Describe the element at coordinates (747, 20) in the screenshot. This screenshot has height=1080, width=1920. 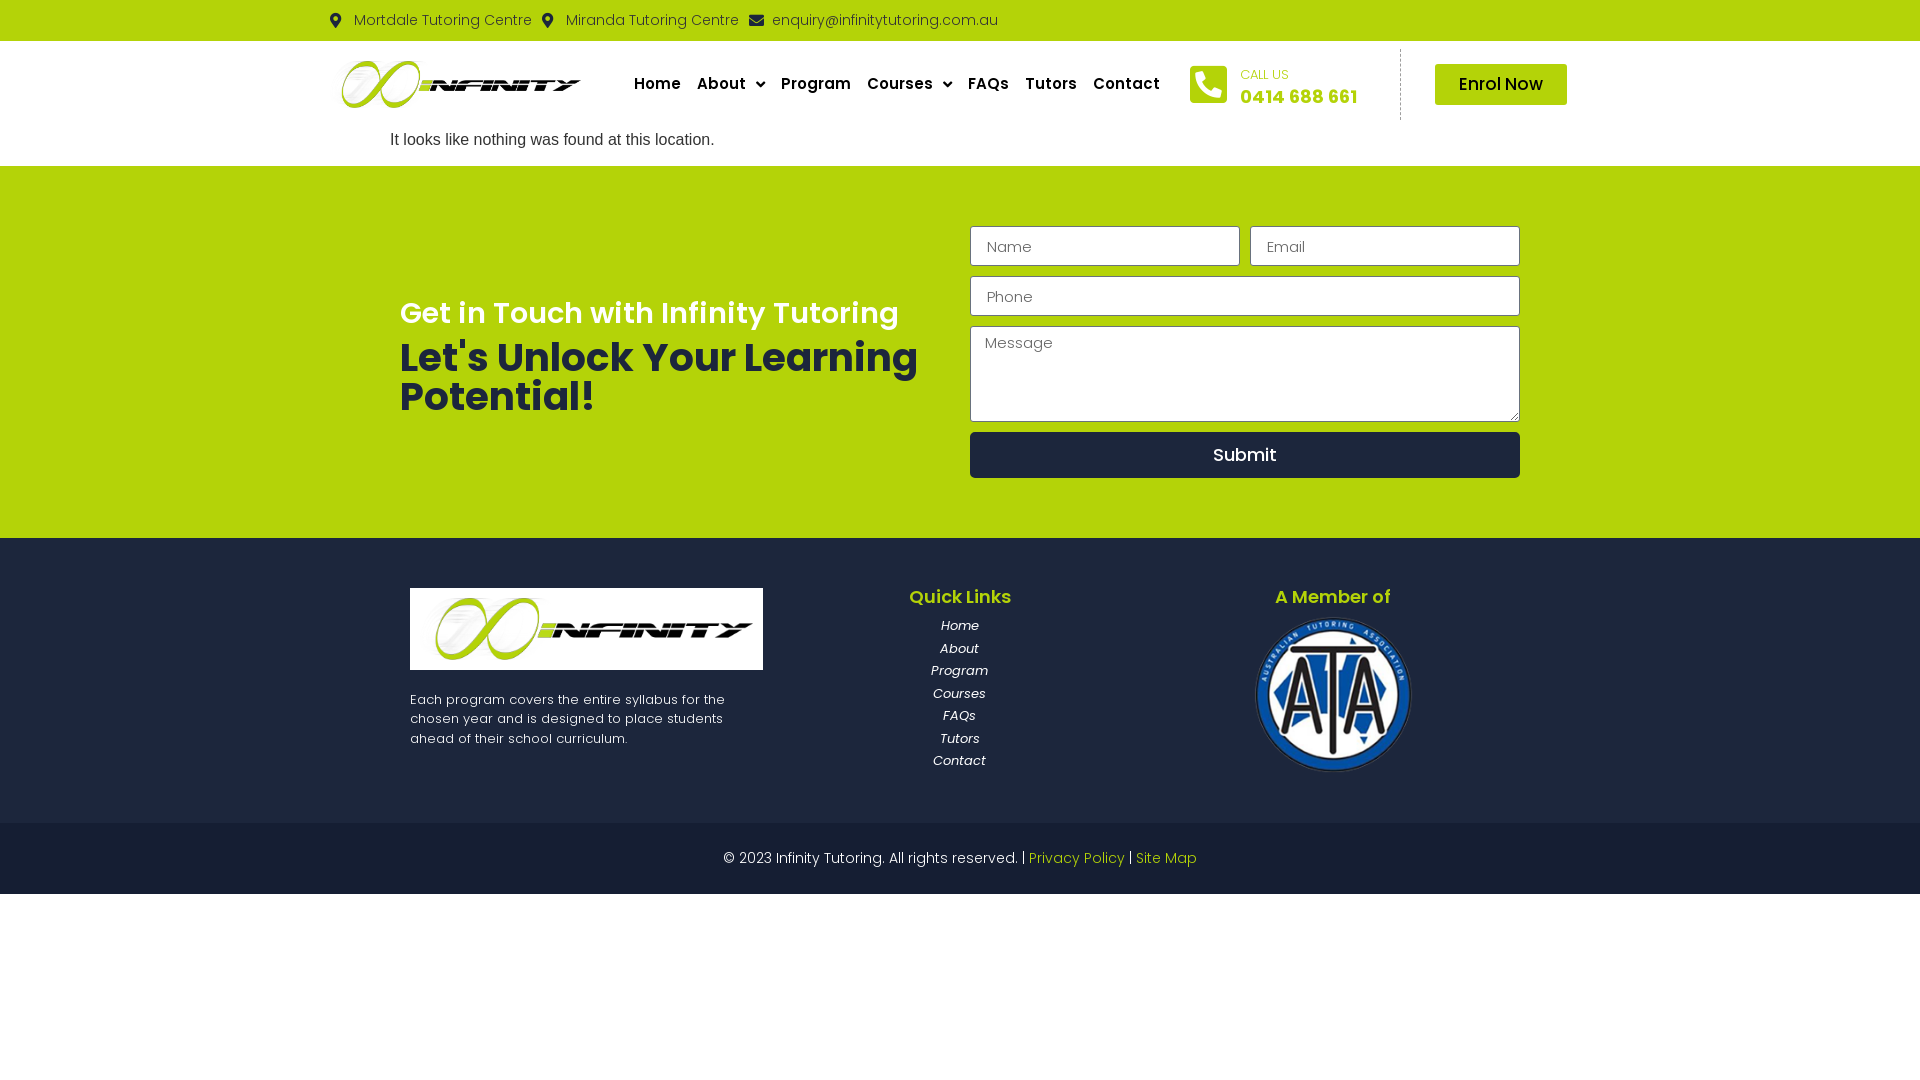
I see `'enquiry@infinitytutoring.com.au'` at that location.